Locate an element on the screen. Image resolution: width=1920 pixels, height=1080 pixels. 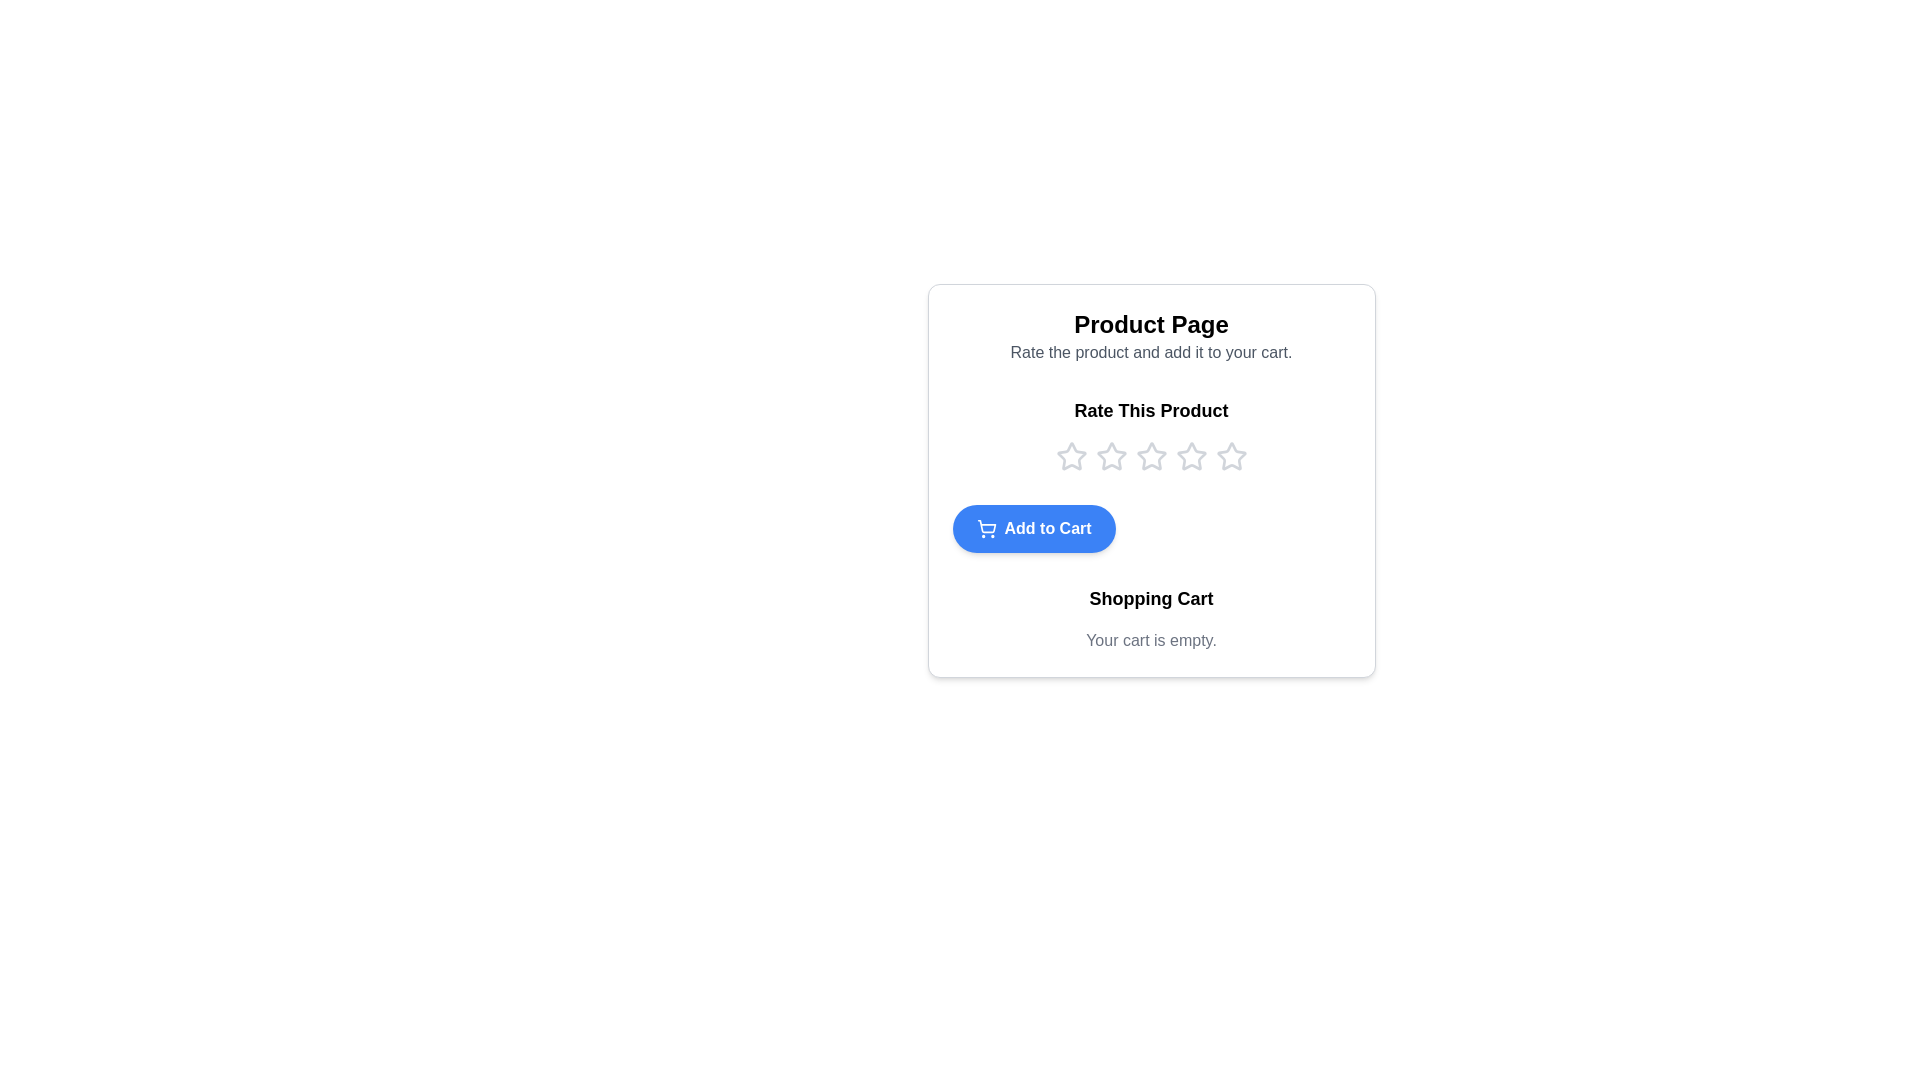
the Rating widget located below the 'Product Page' heading and above the 'Add to Cart' button for keyboard interaction is located at coordinates (1151, 434).